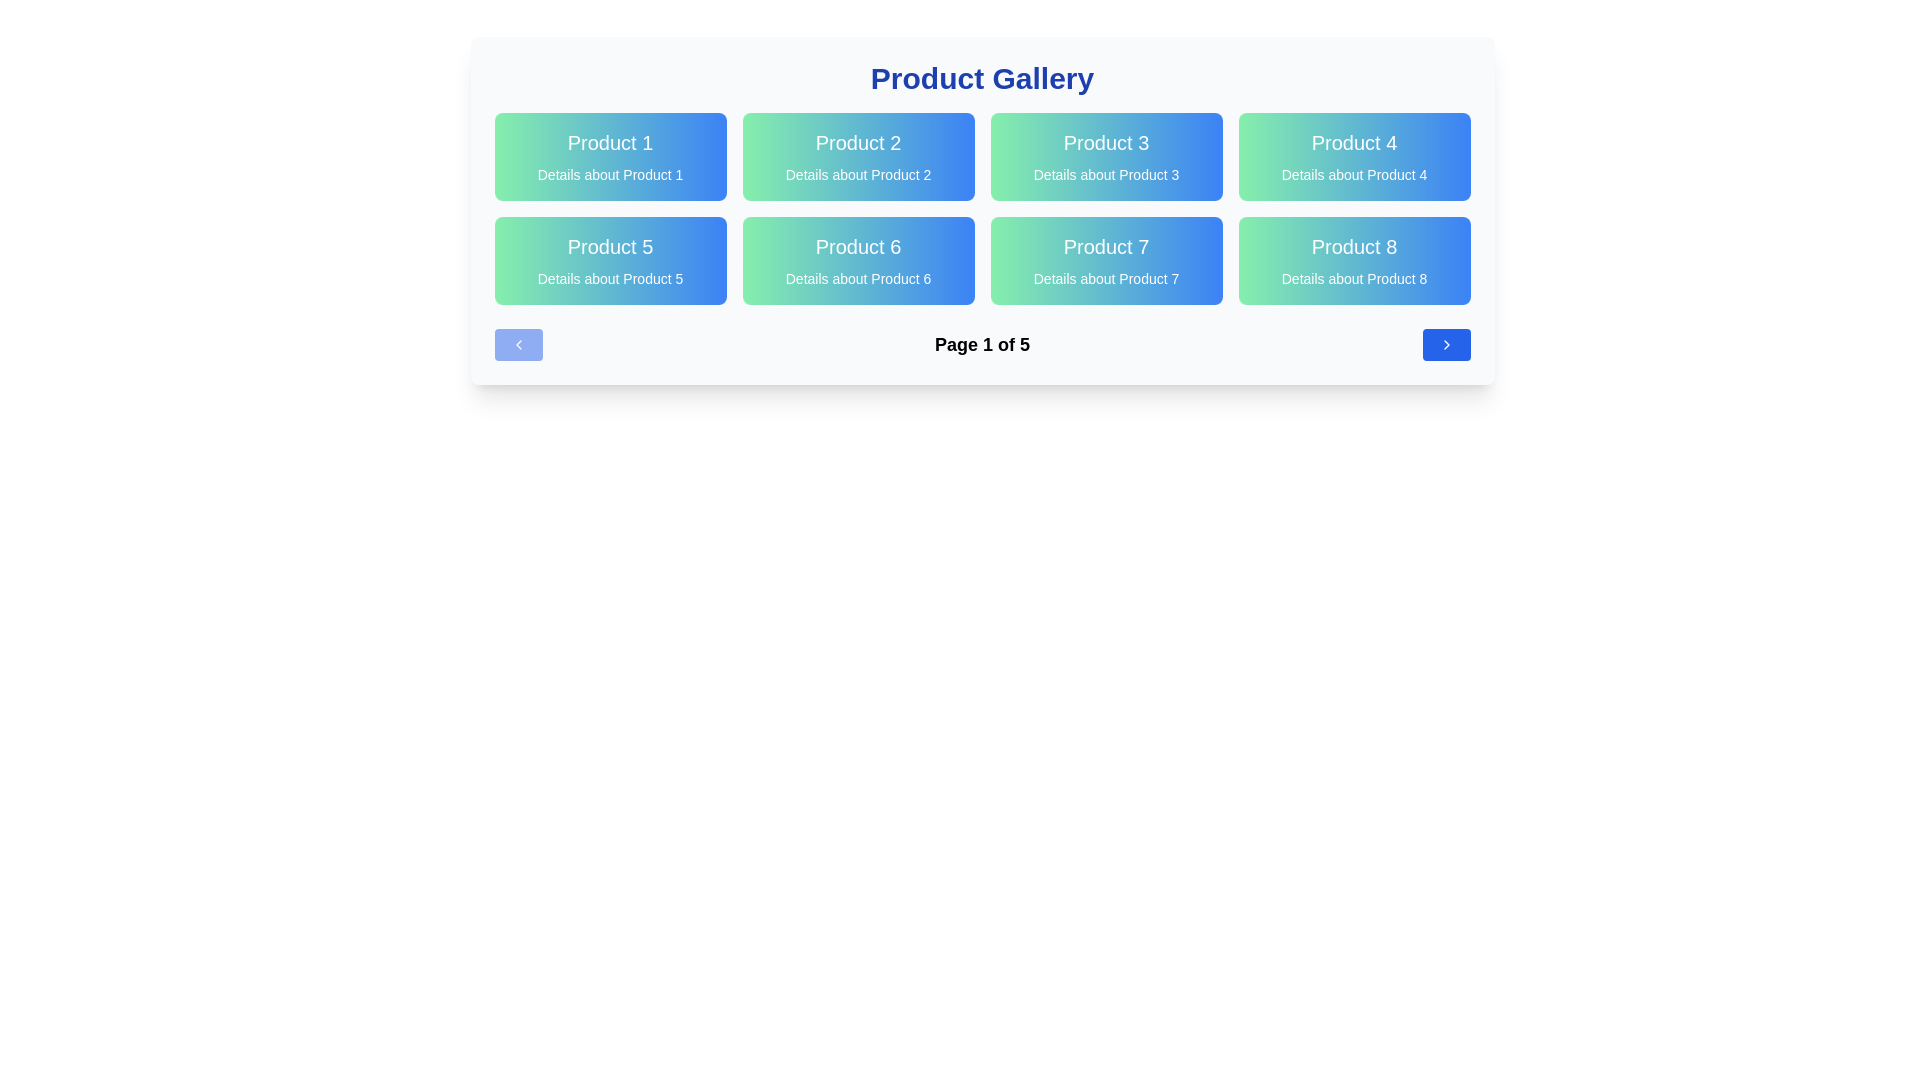 This screenshot has height=1080, width=1920. What do you see at coordinates (518, 343) in the screenshot?
I see `the left-pointing chevron button located at the far-left of the pagination control section` at bounding box center [518, 343].